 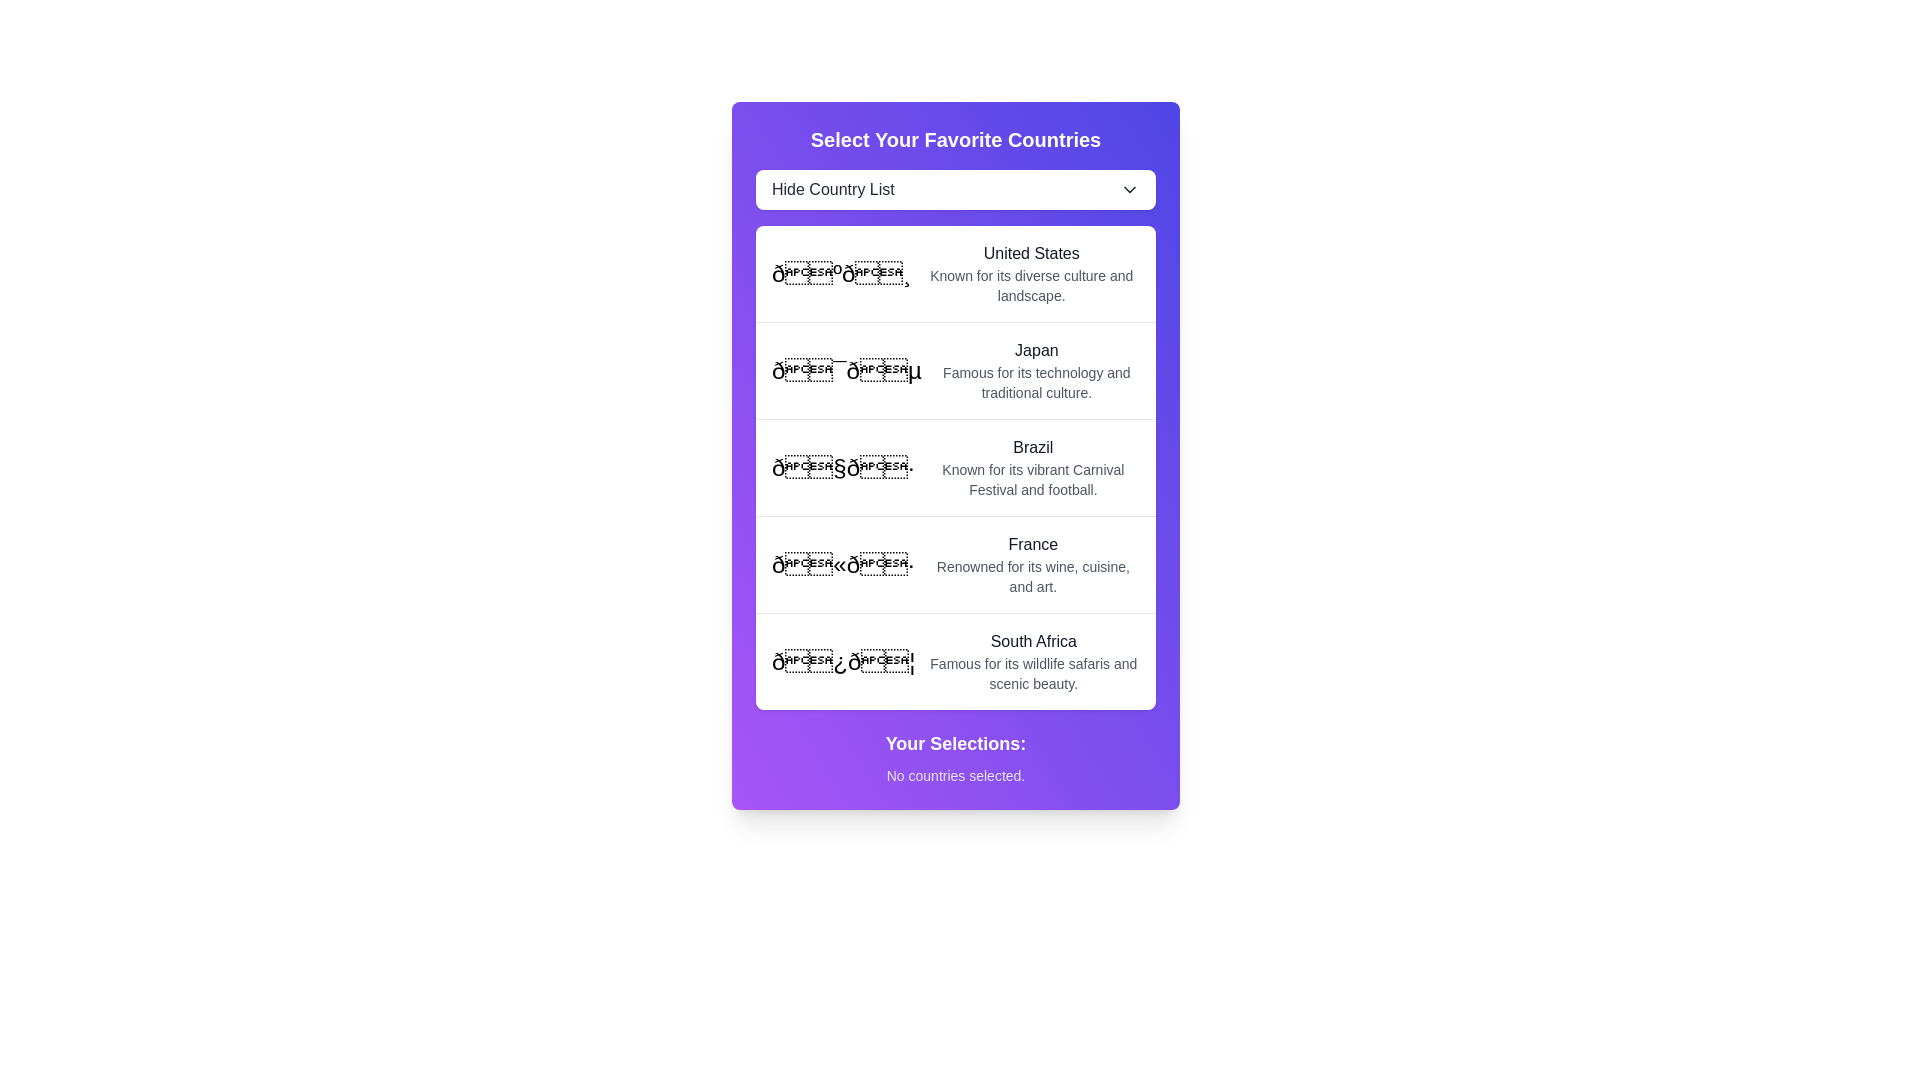 I want to click on the Text Block displaying 'France', which is characterized by bold dark gray text and a description below it in smaller gray text, located in the middle of the layout between 'Brazil' and 'South Africa', so click(x=1033, y=564).